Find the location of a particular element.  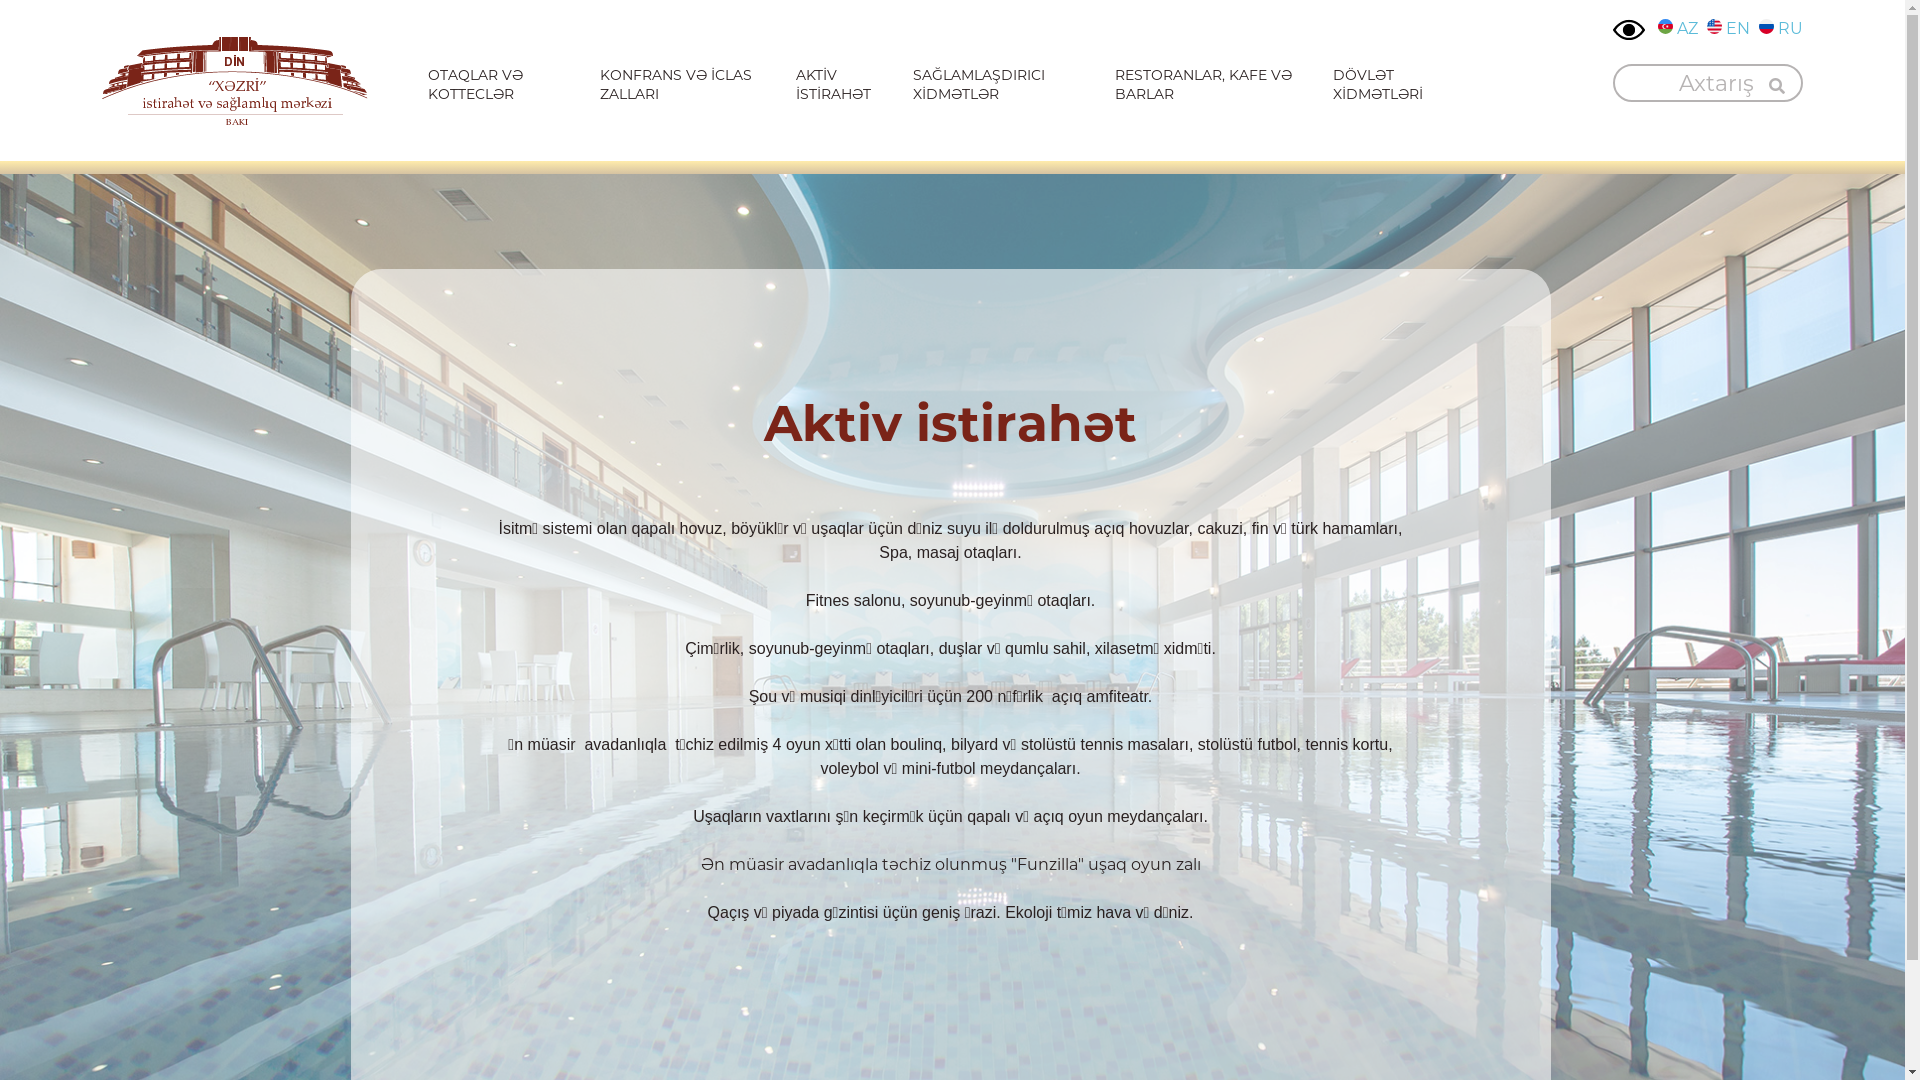

'AZ' is located at coordinates (1678, 29).